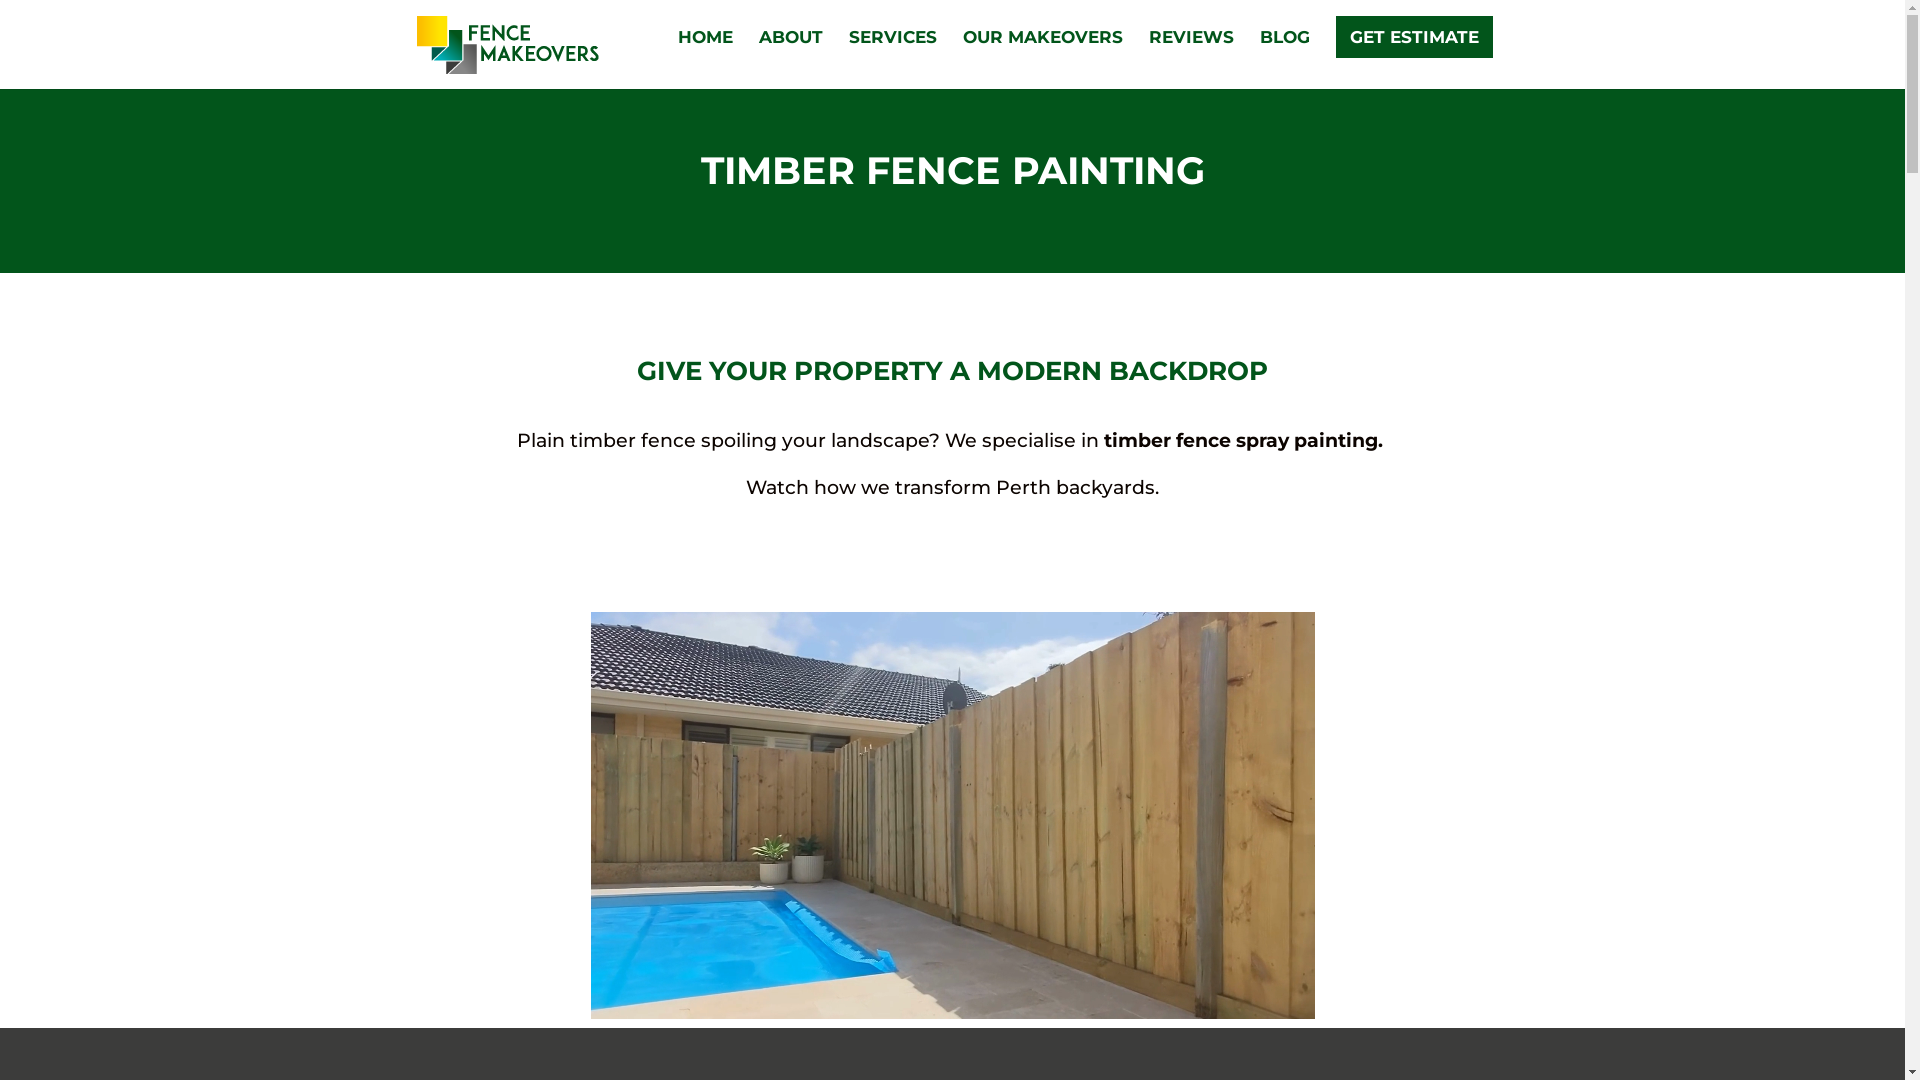 The height and width of the screenshot is (1080, 1920). What do you see at coordinates (891, 58) in the screenshot?
I see `'SERVICES'` at bounding box center [891, 58].